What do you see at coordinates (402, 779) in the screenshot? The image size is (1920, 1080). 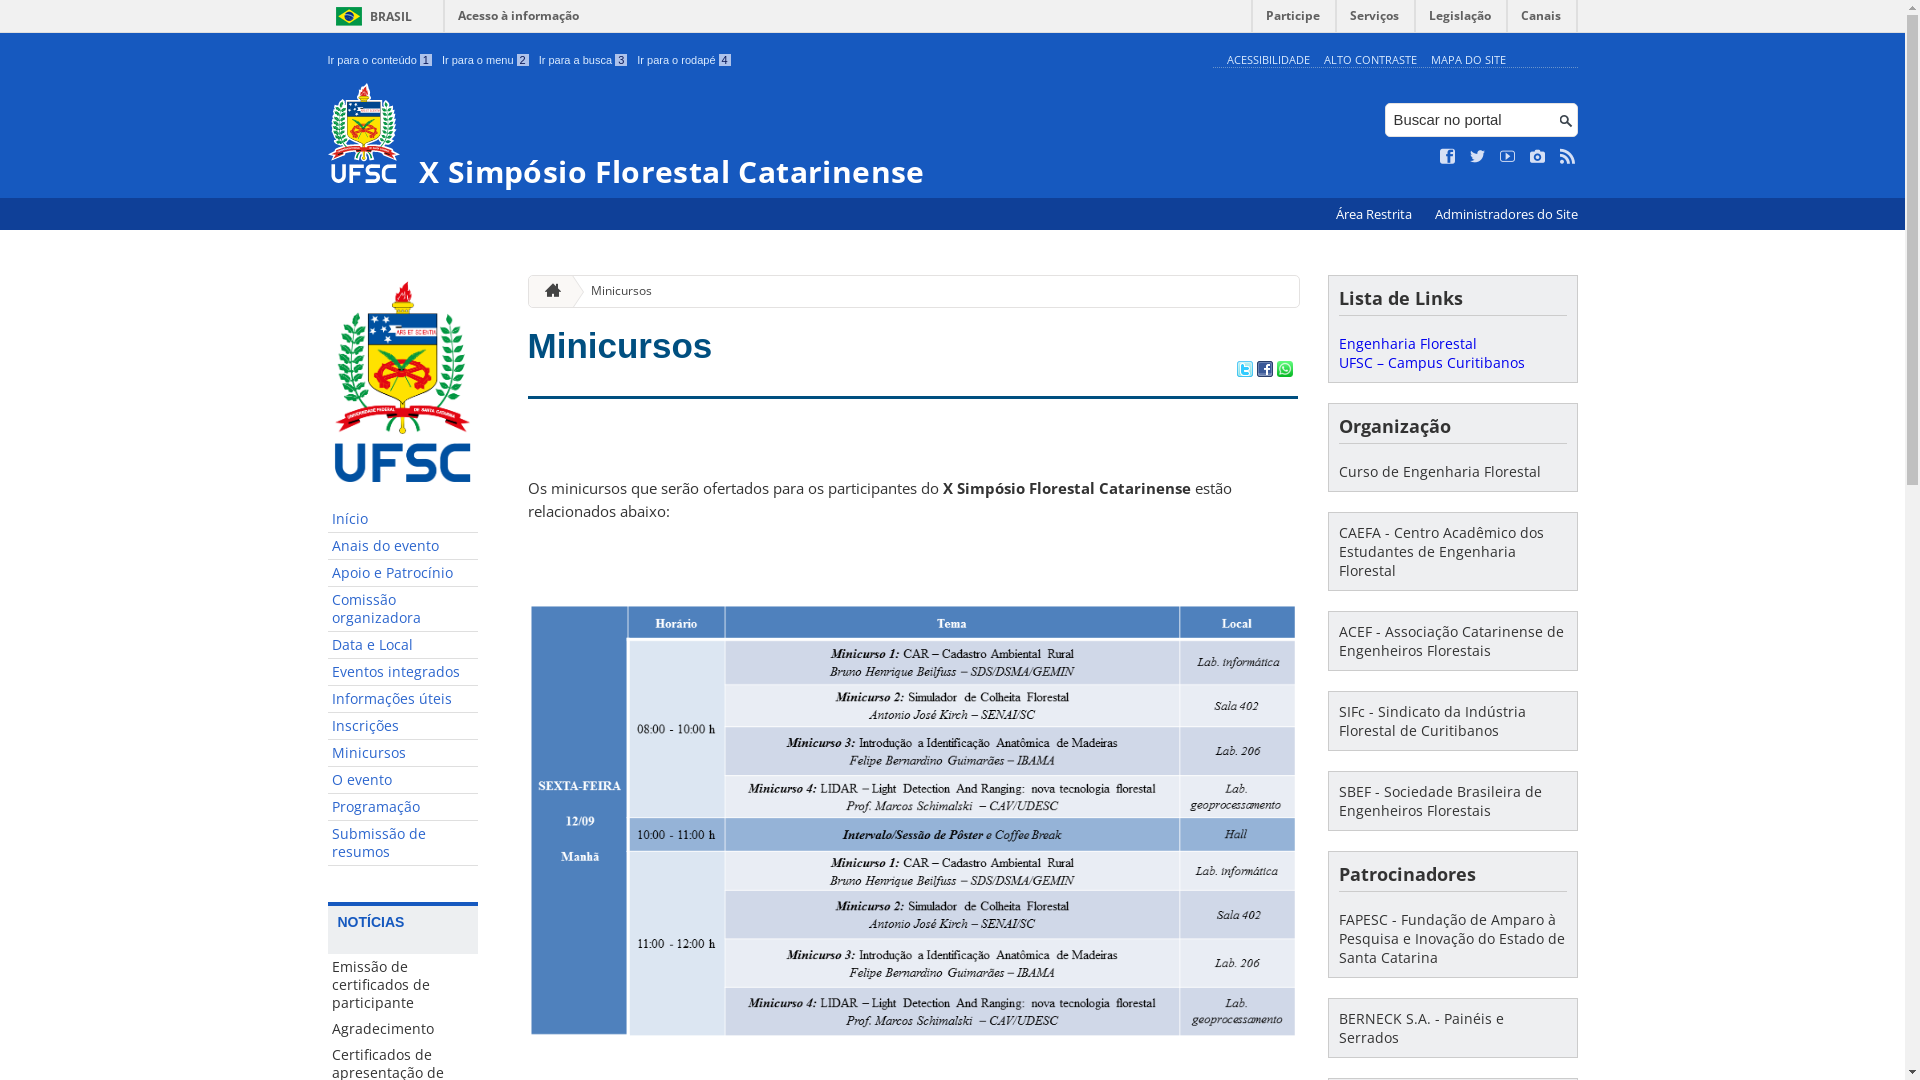 I see `'O evento'` at bounding box center [402, 779].